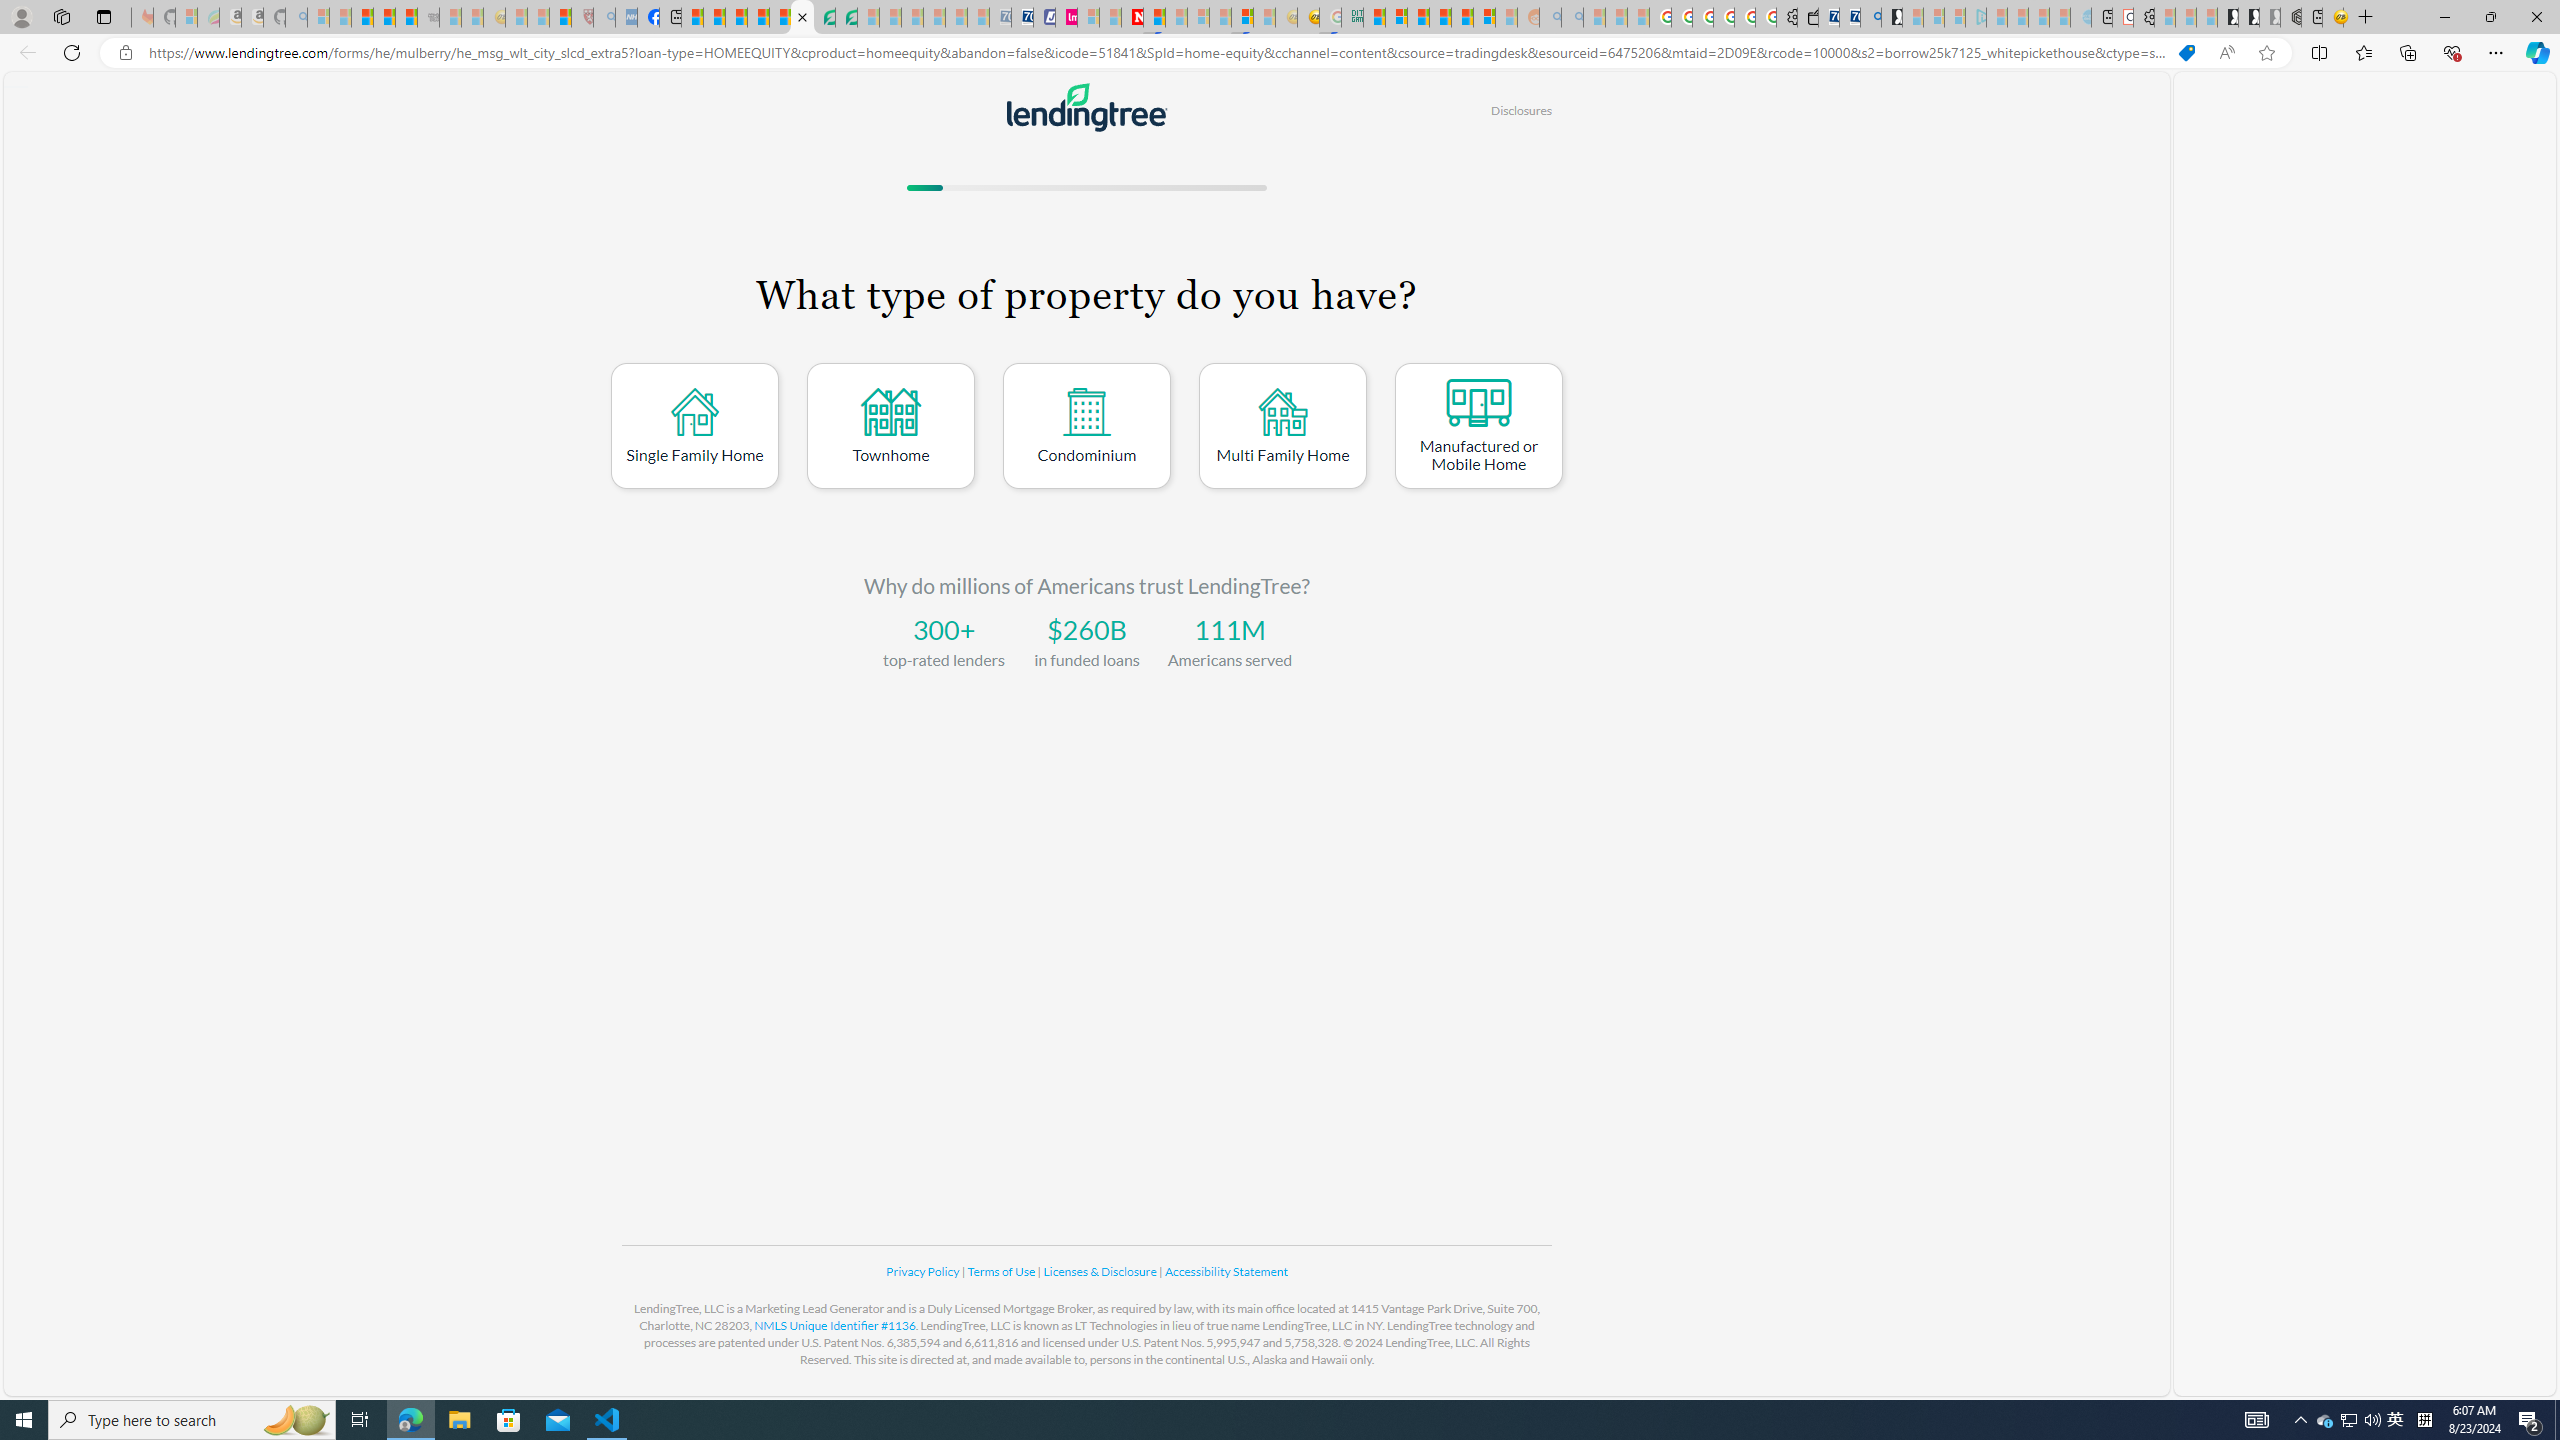  What do you see at coordinates (1520, 110) in the screenshot?
I see `'Disclosures'` at bounding box center [1520, 110].